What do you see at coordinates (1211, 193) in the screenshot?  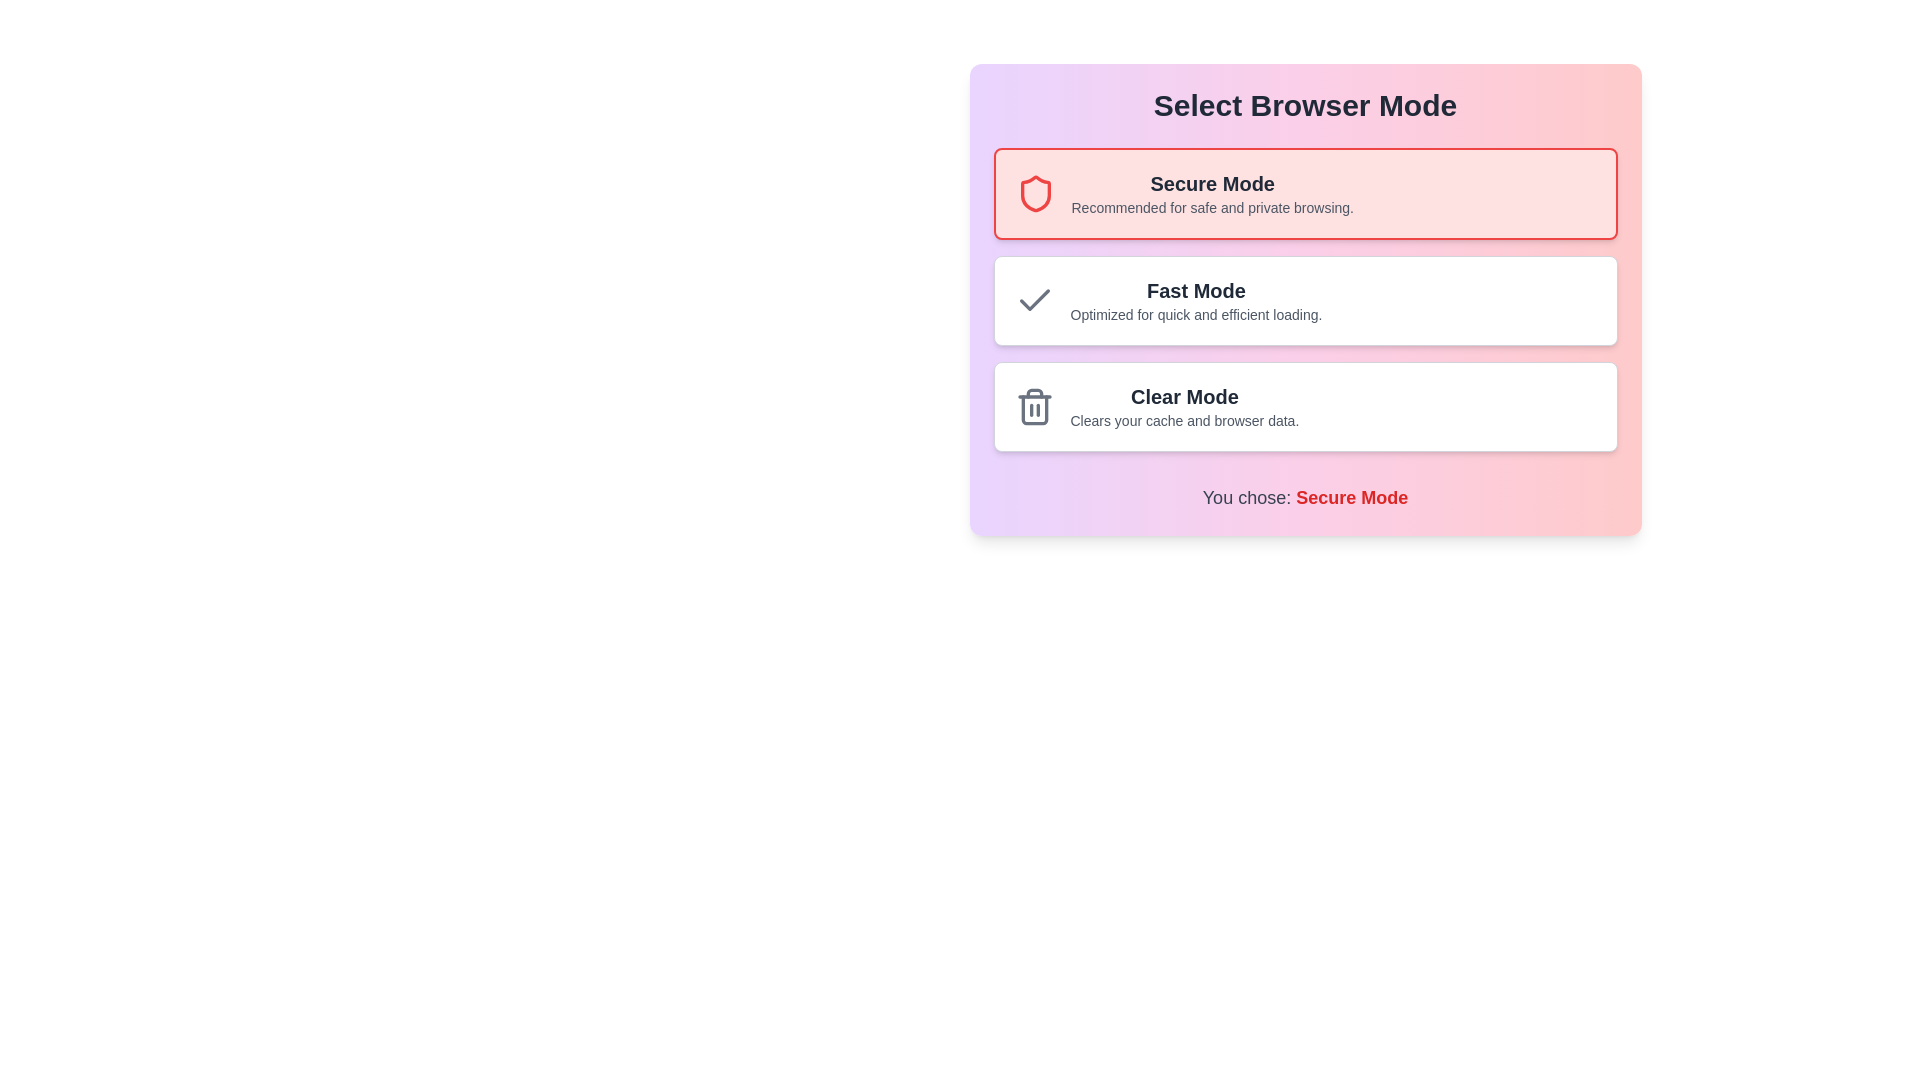 I see `the textual content element that provides details for the 'Secure Mode' option, located directly below the title 'Secure Mode'` at bounding box center [1211, 193].